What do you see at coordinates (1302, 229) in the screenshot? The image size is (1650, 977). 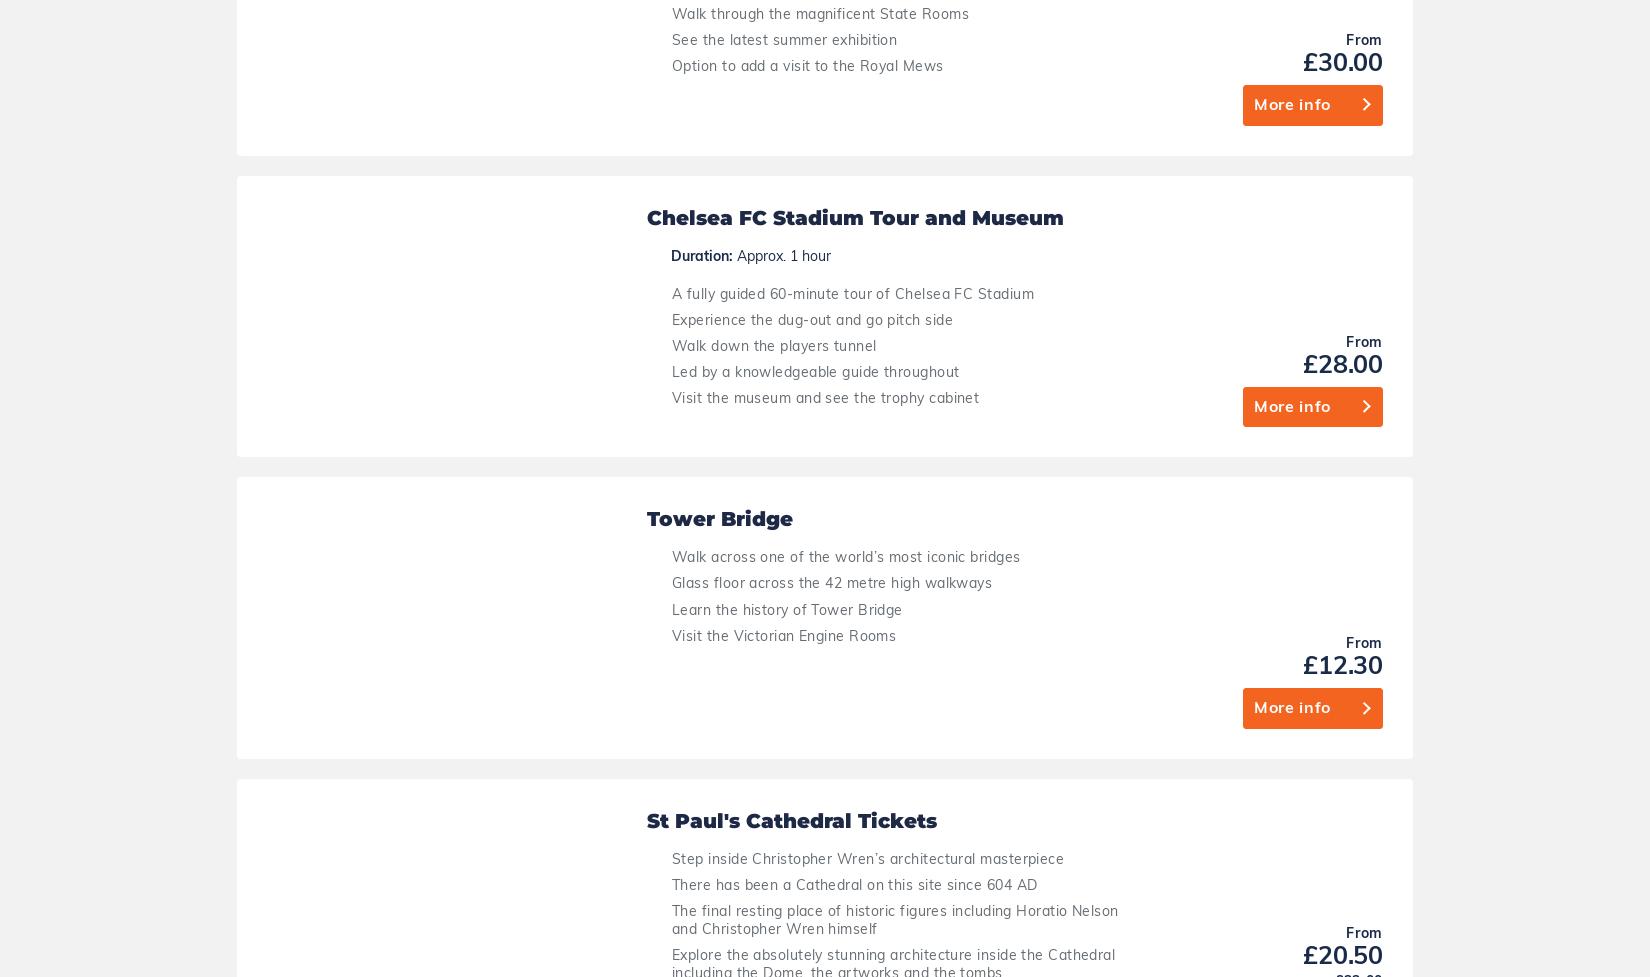 I see `'£20.50'` at bounding box center [1302, 229].